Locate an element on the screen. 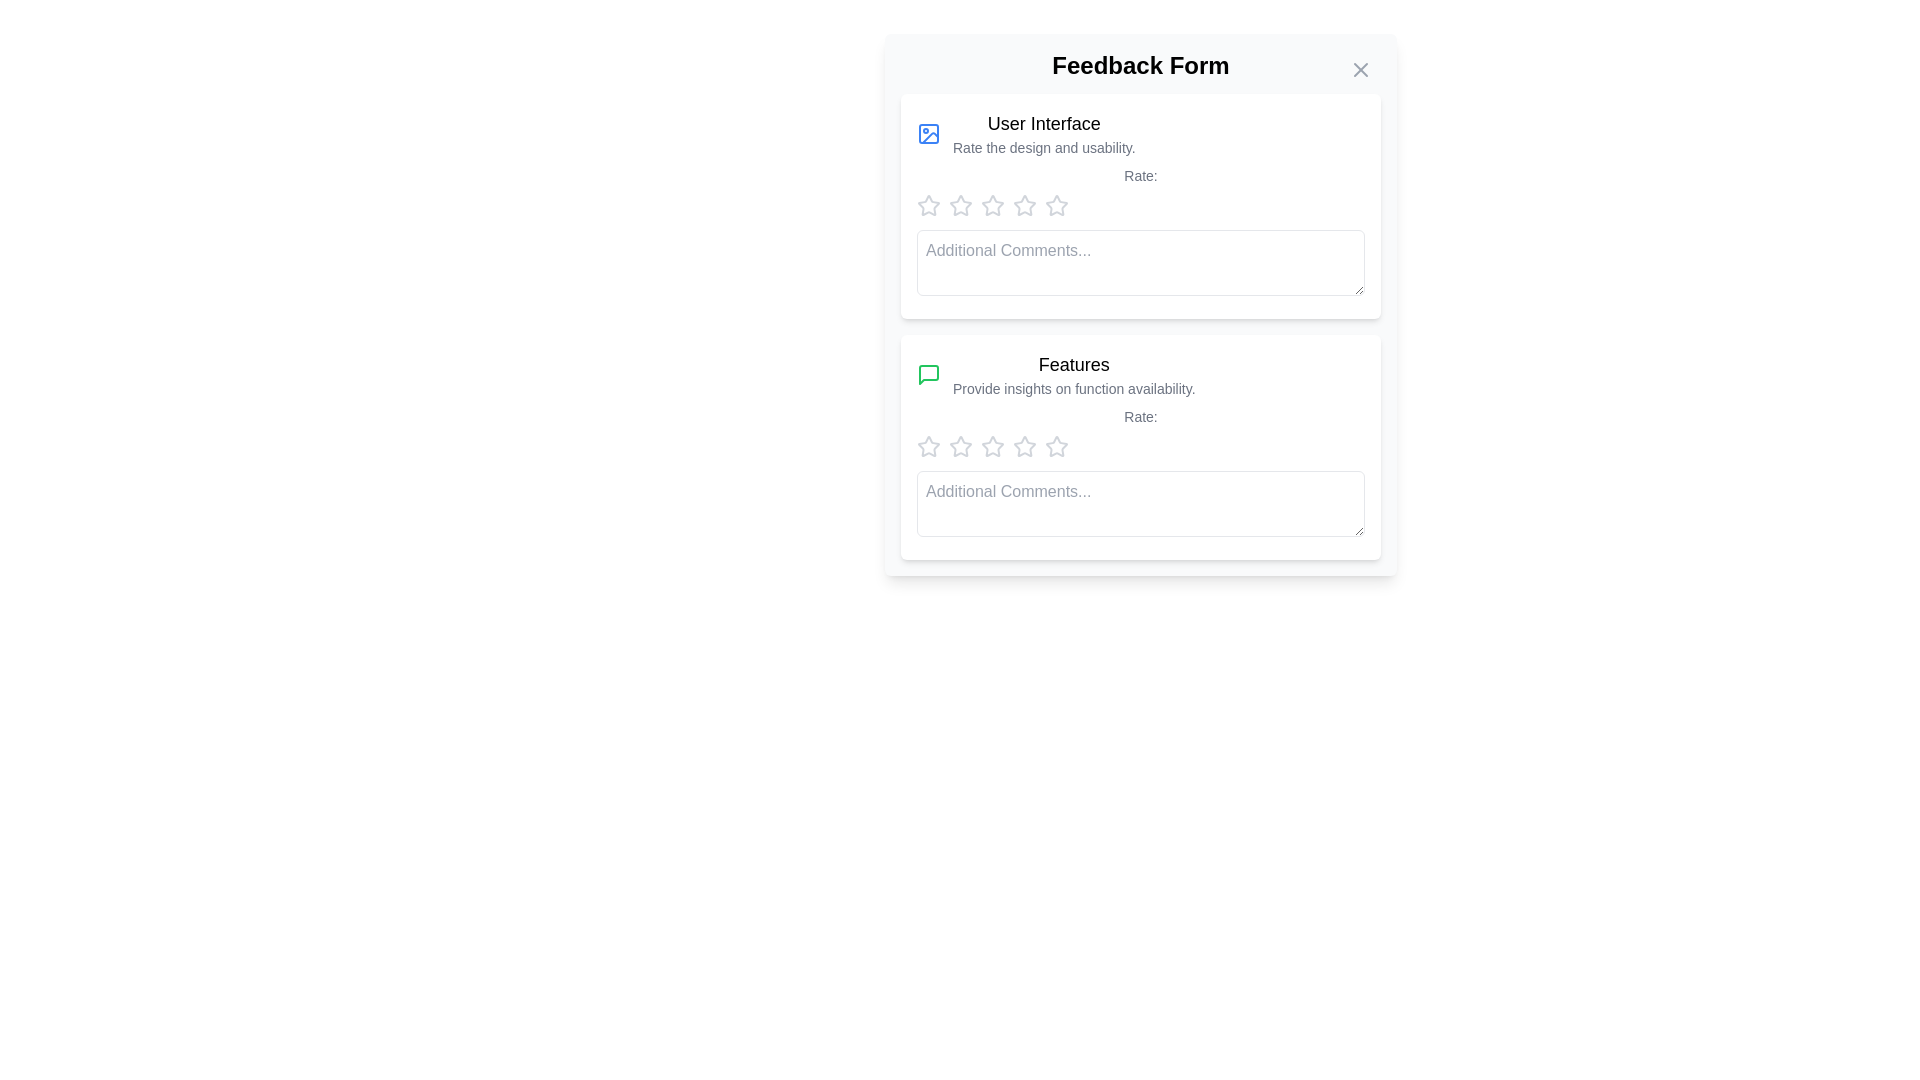  the close button located at the top-right corner of the 'Feedback Form' is located at coordinates (1360, 68).